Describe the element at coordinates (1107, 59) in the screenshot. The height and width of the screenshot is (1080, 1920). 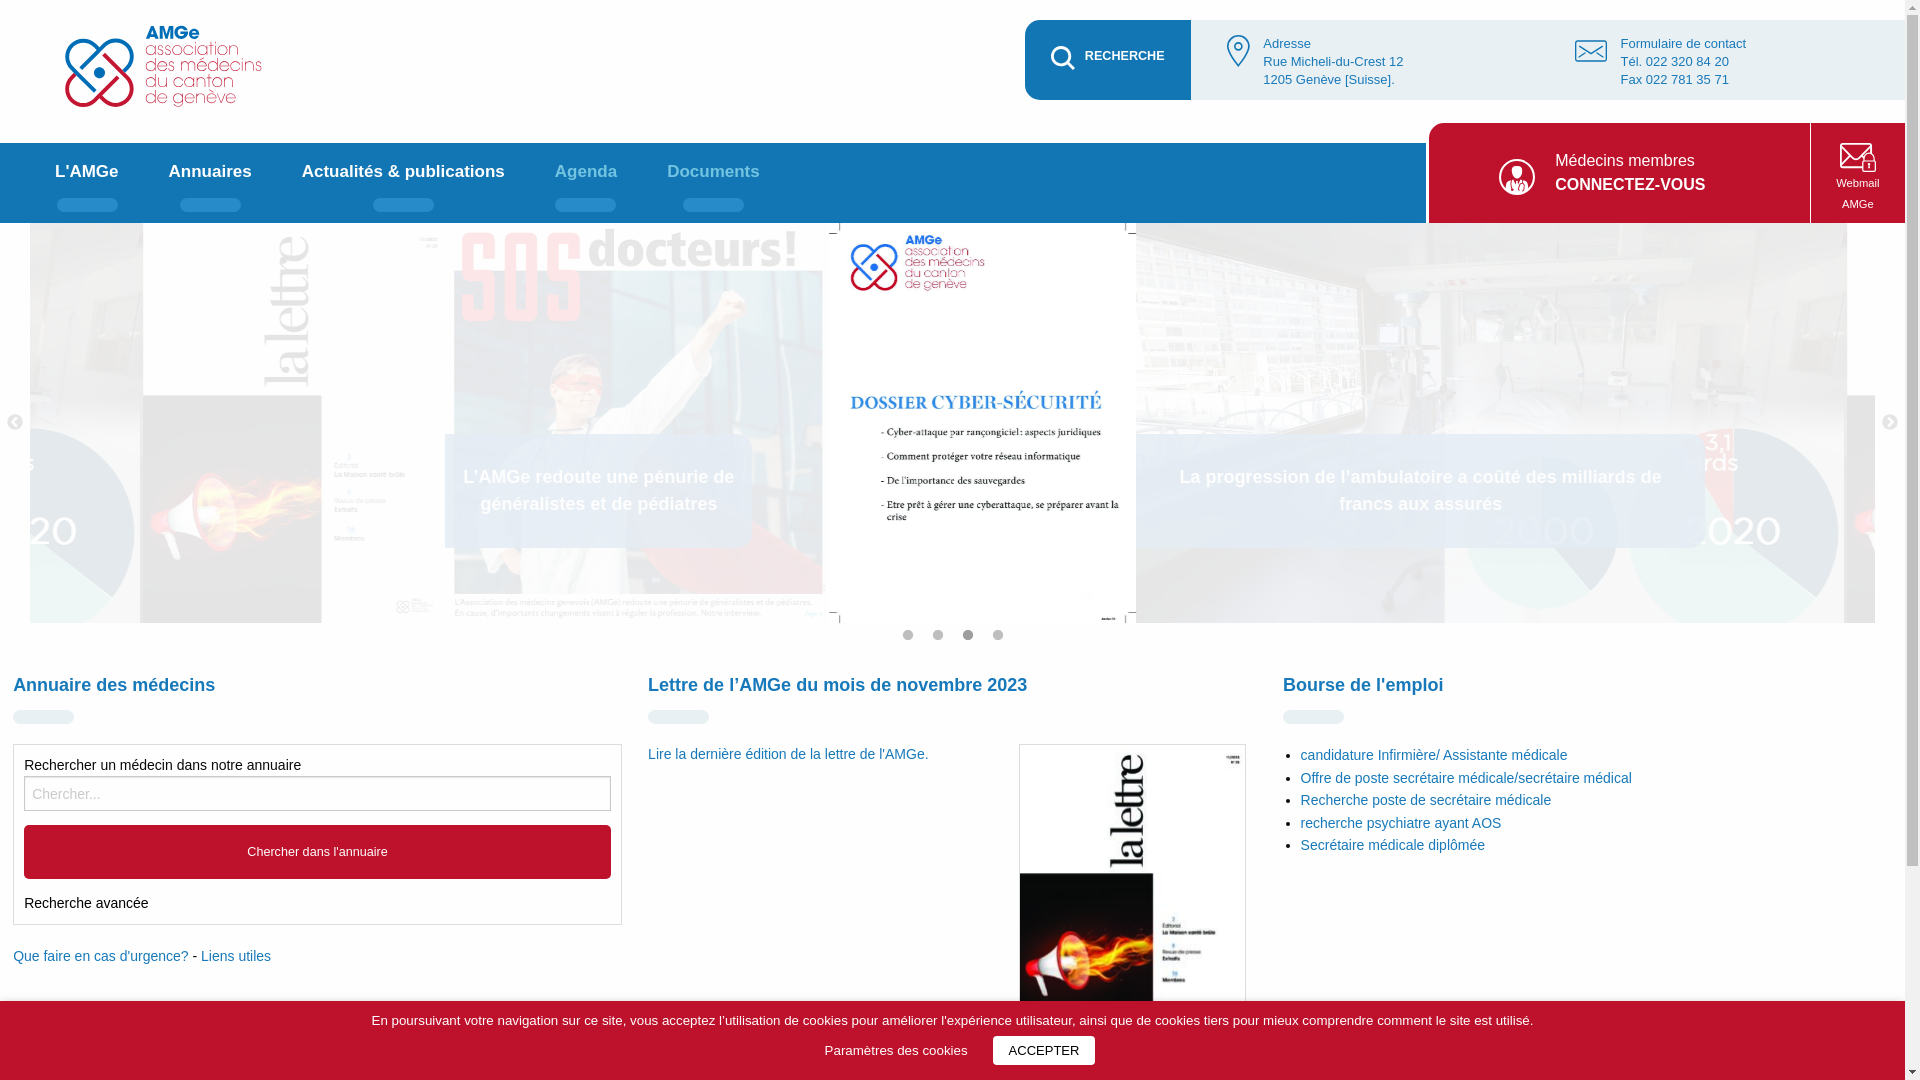
I see `'RECHERCHE'` at that location.